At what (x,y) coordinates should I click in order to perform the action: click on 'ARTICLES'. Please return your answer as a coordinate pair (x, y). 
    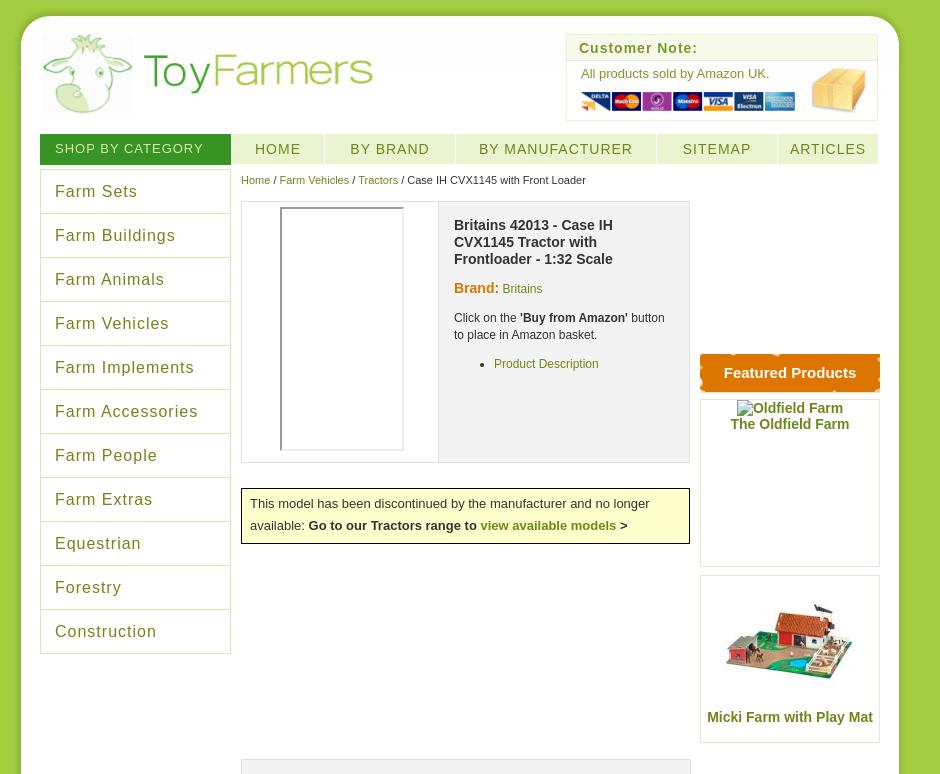
    Looking at the image, I should click on (826, 147).